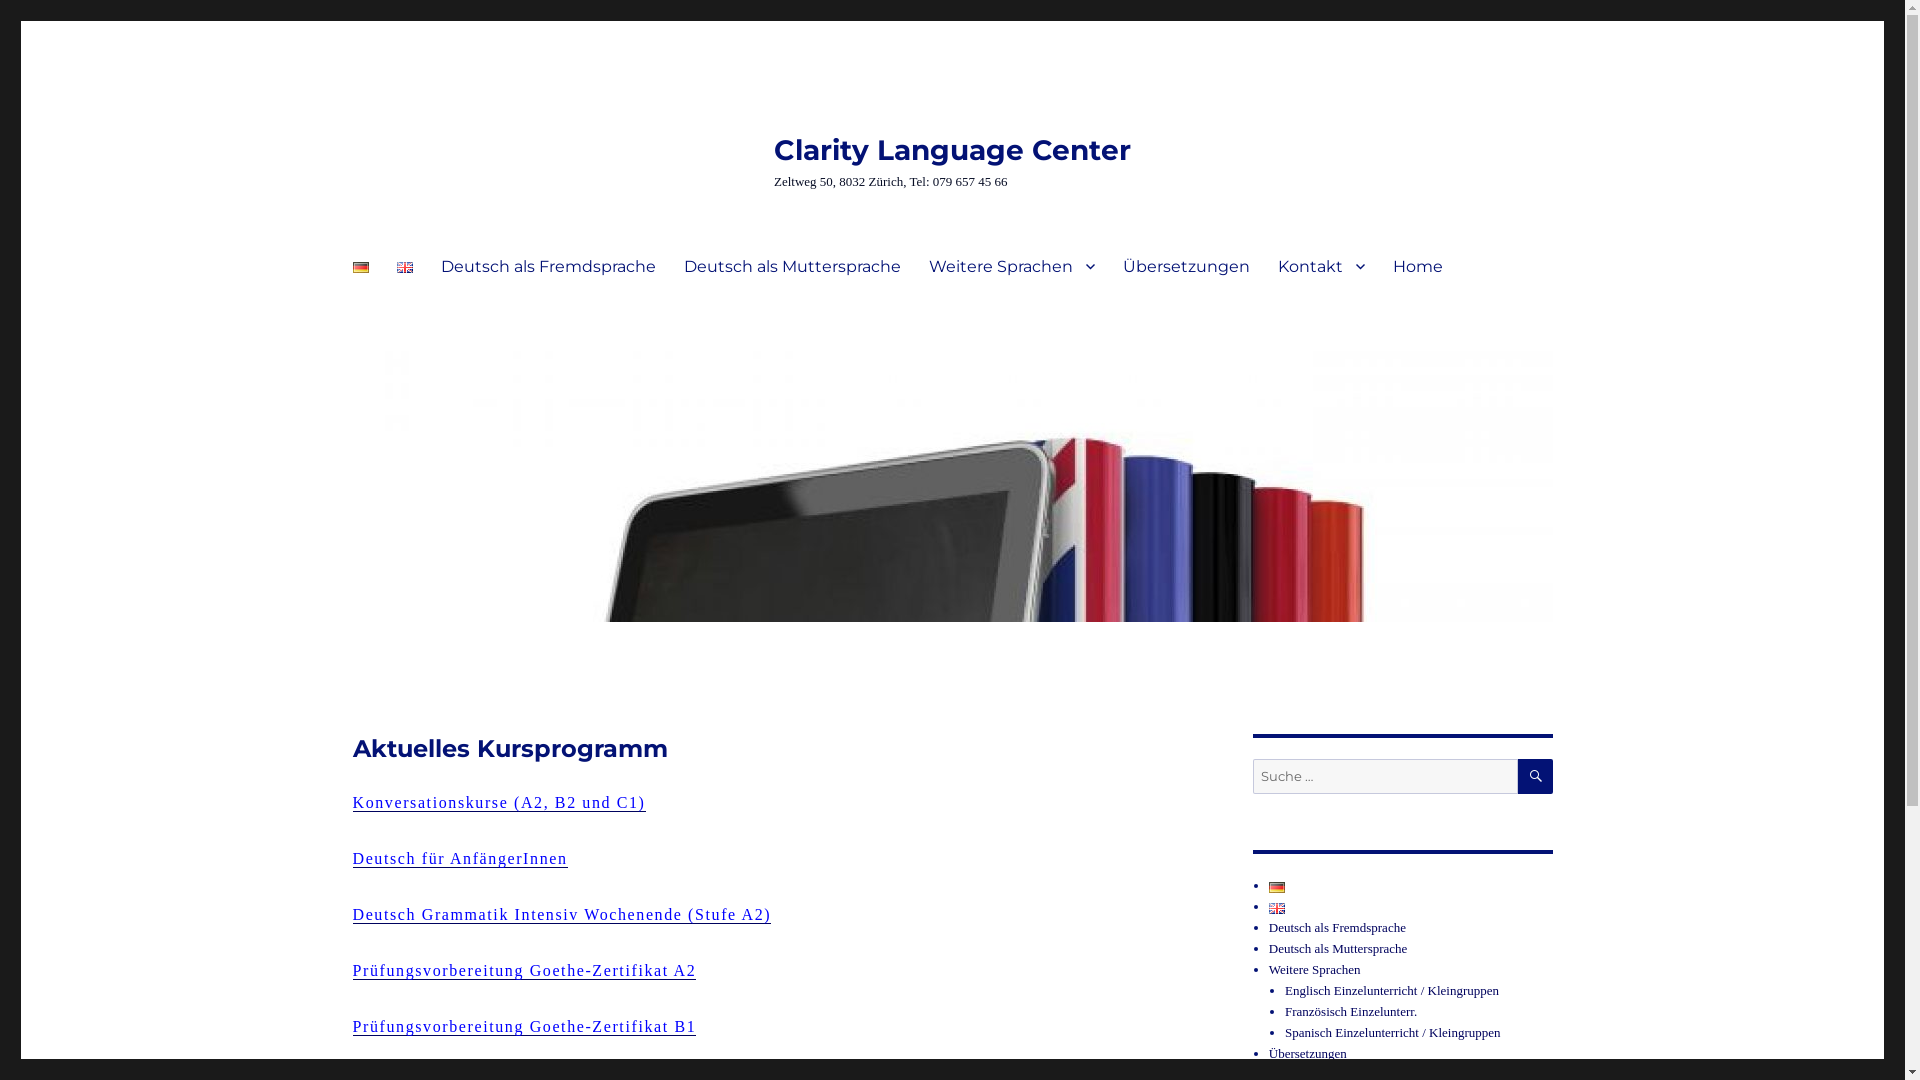 This screenshot has width=1920, height=1080. What do you see at coordinates (1275, 886) in the screenshot?
I see `'Deutsch'` at bounding box center [1275, 886].